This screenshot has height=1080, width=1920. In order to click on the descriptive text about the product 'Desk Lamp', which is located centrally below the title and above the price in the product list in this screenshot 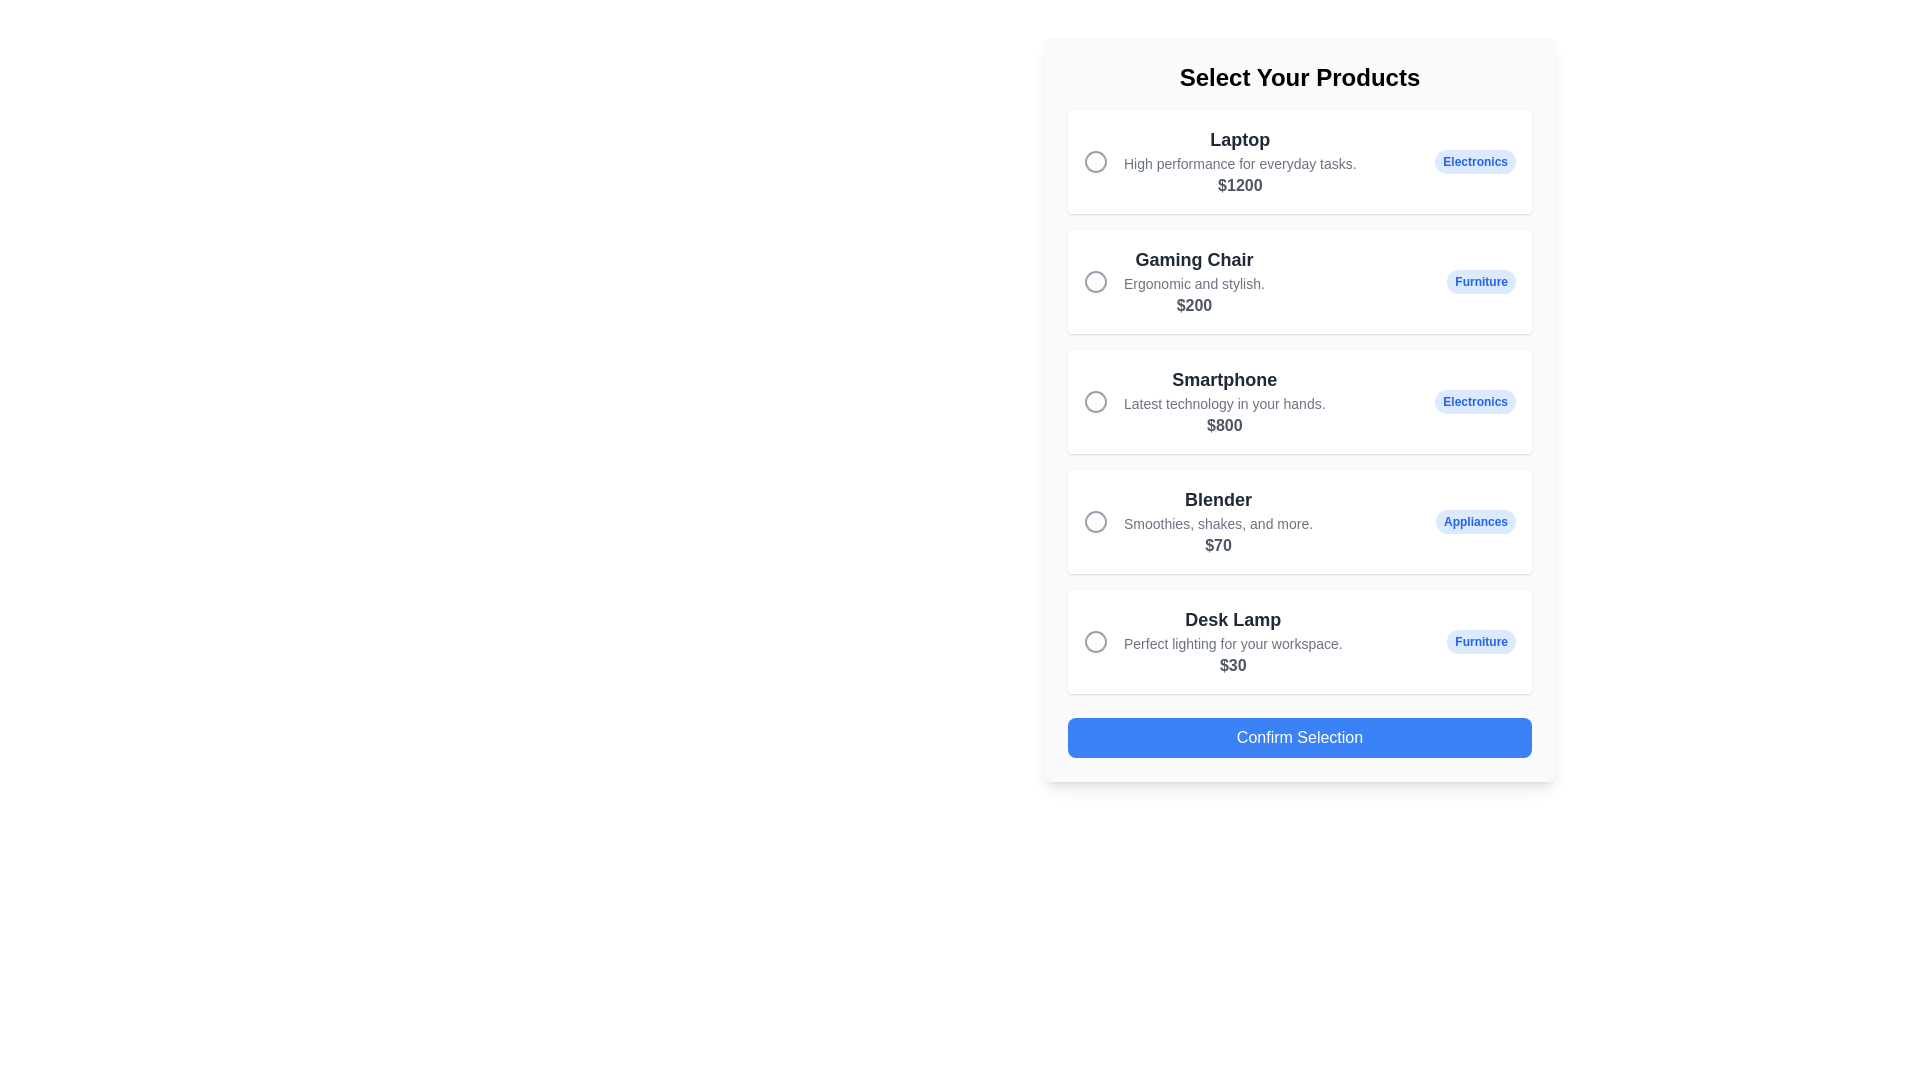, I will do `click(1232, 644)`.